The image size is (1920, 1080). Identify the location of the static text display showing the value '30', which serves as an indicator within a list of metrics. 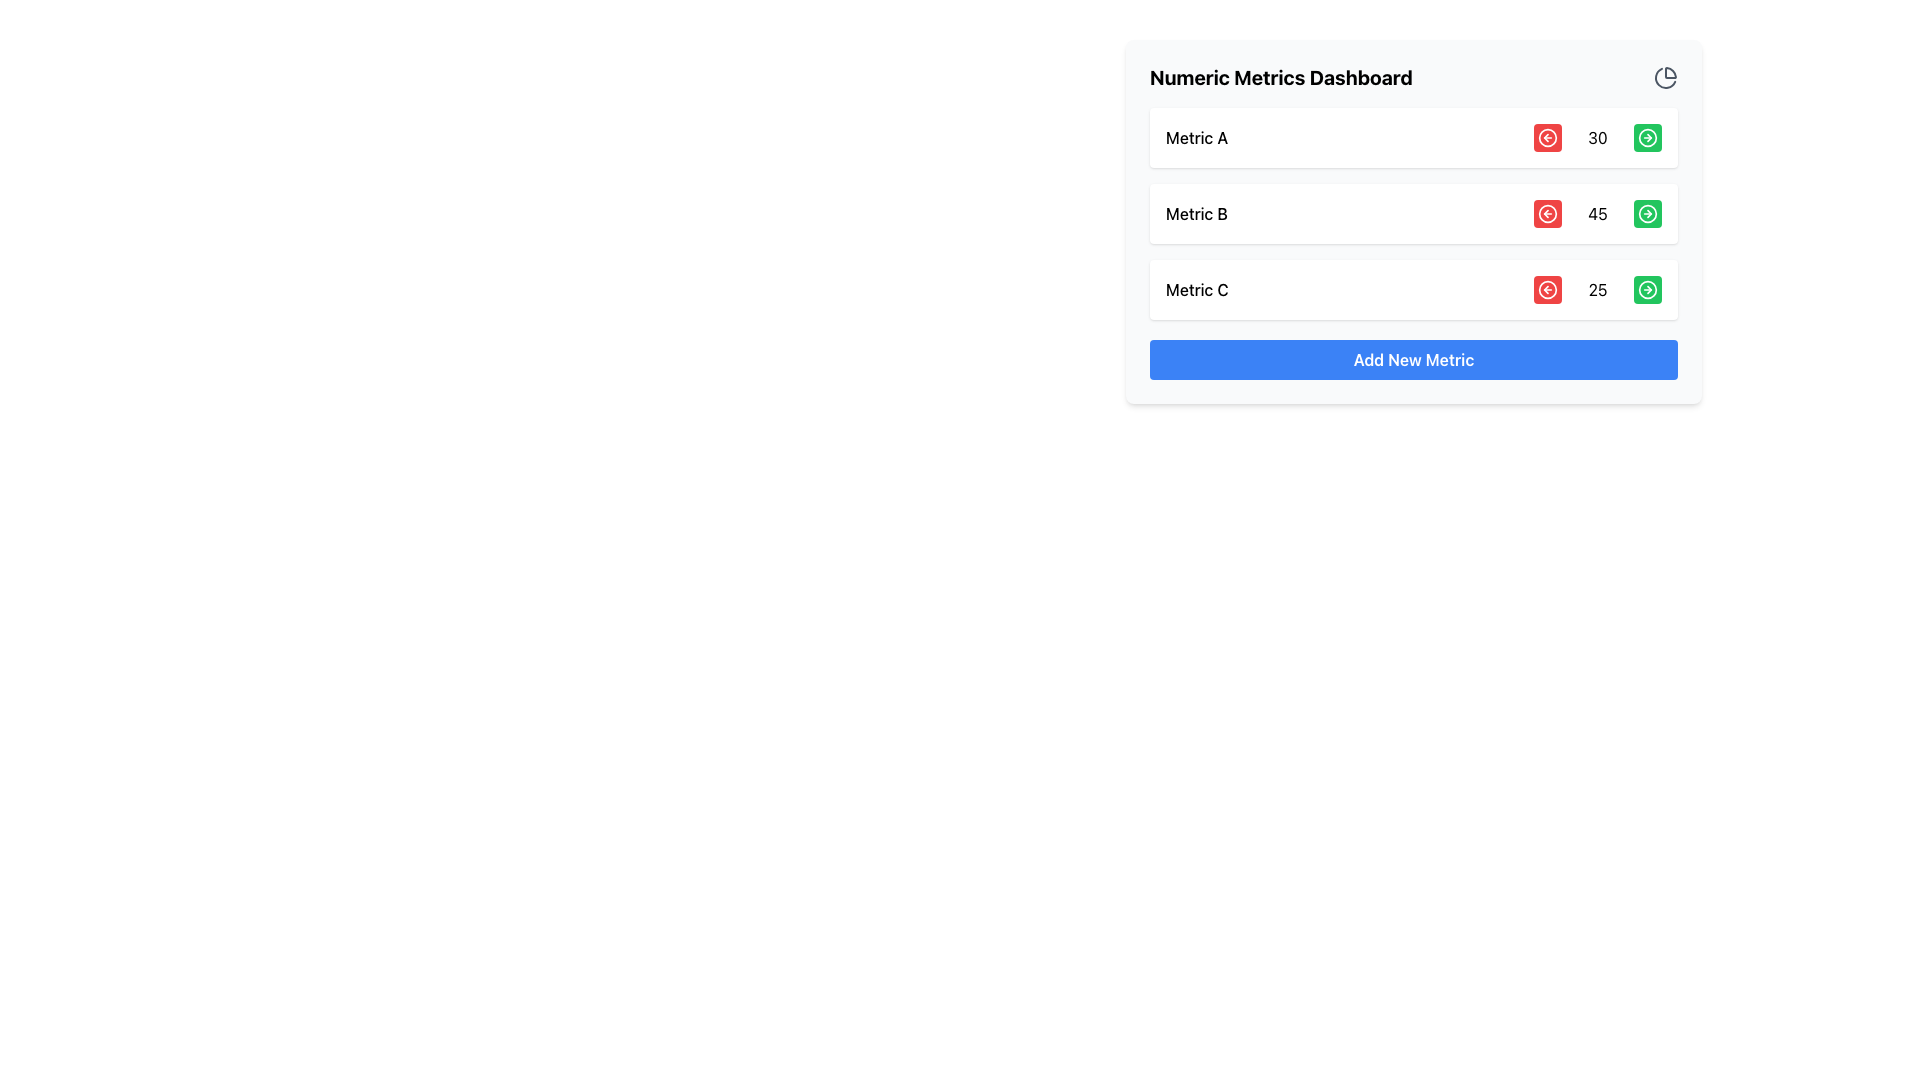
(1597, 137).